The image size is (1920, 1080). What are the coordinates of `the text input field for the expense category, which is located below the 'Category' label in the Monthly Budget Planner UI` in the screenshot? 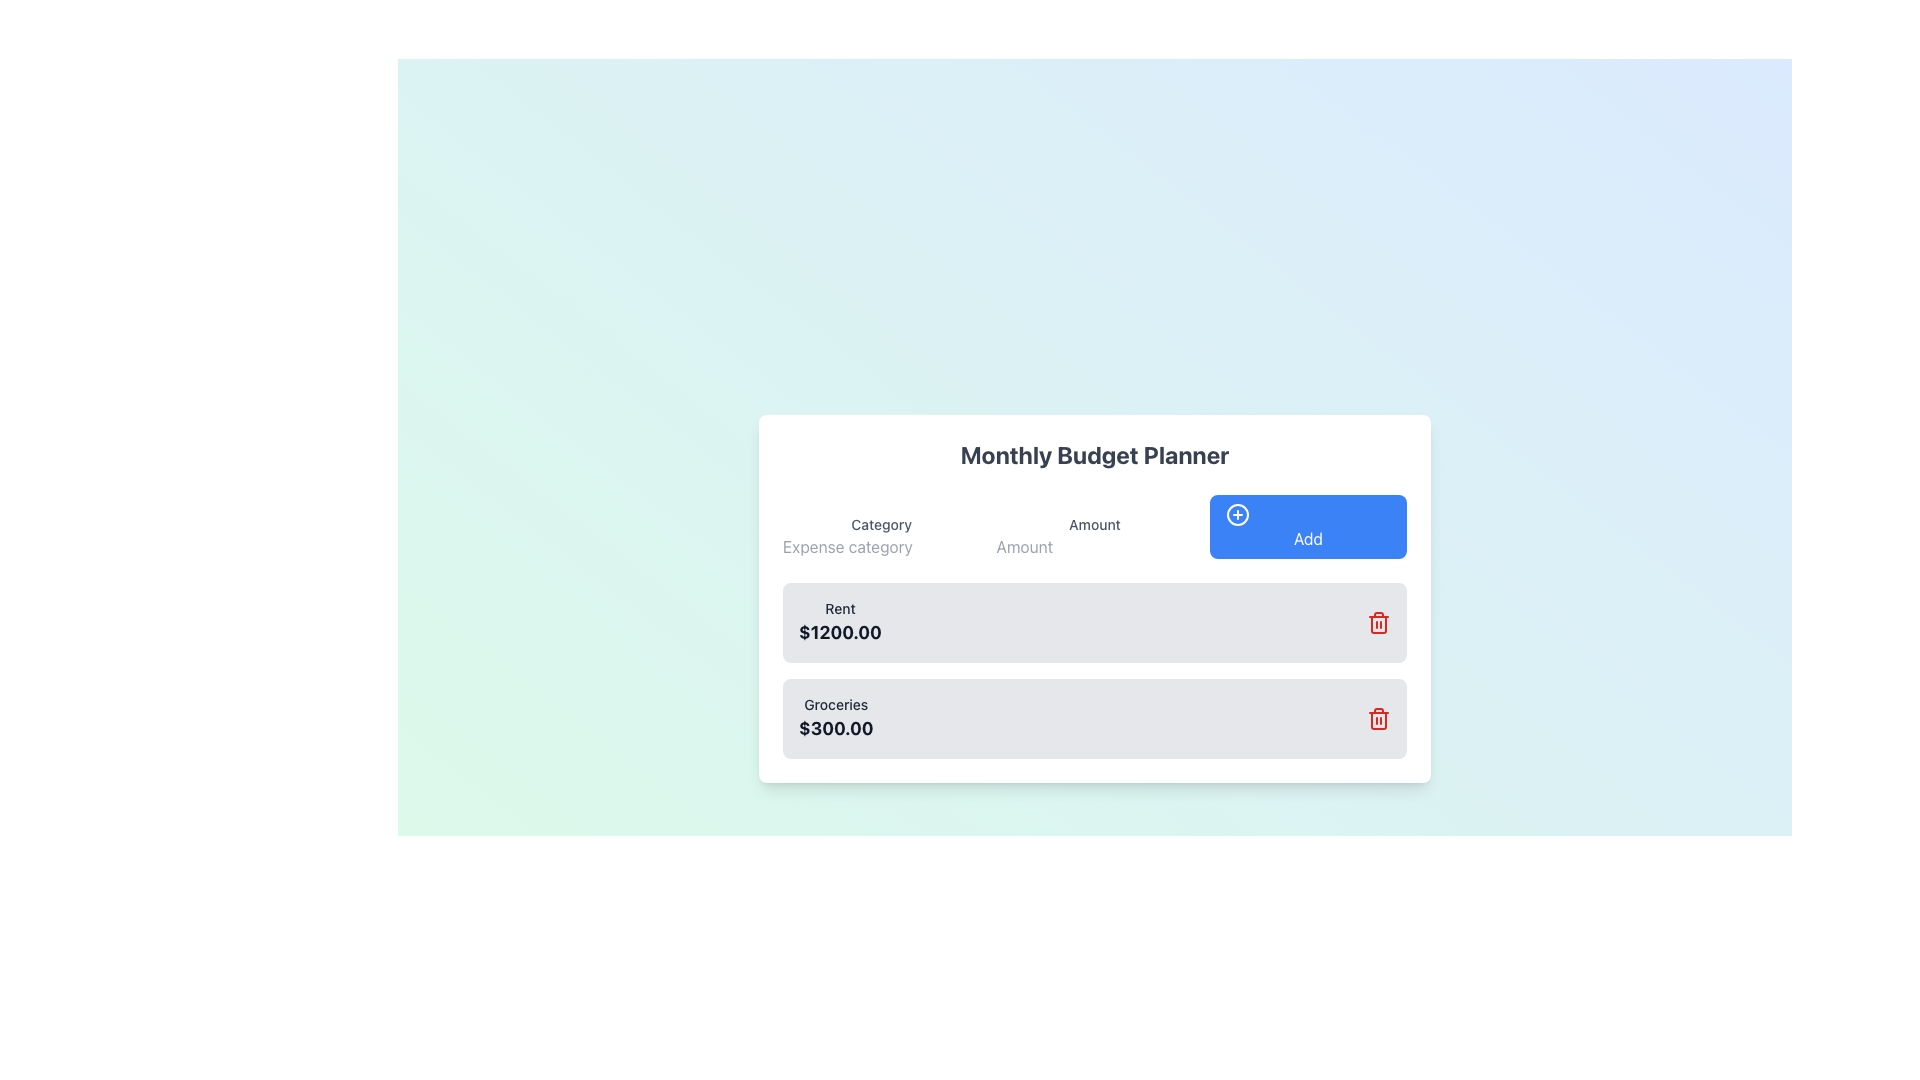 It's located at (880, 547).